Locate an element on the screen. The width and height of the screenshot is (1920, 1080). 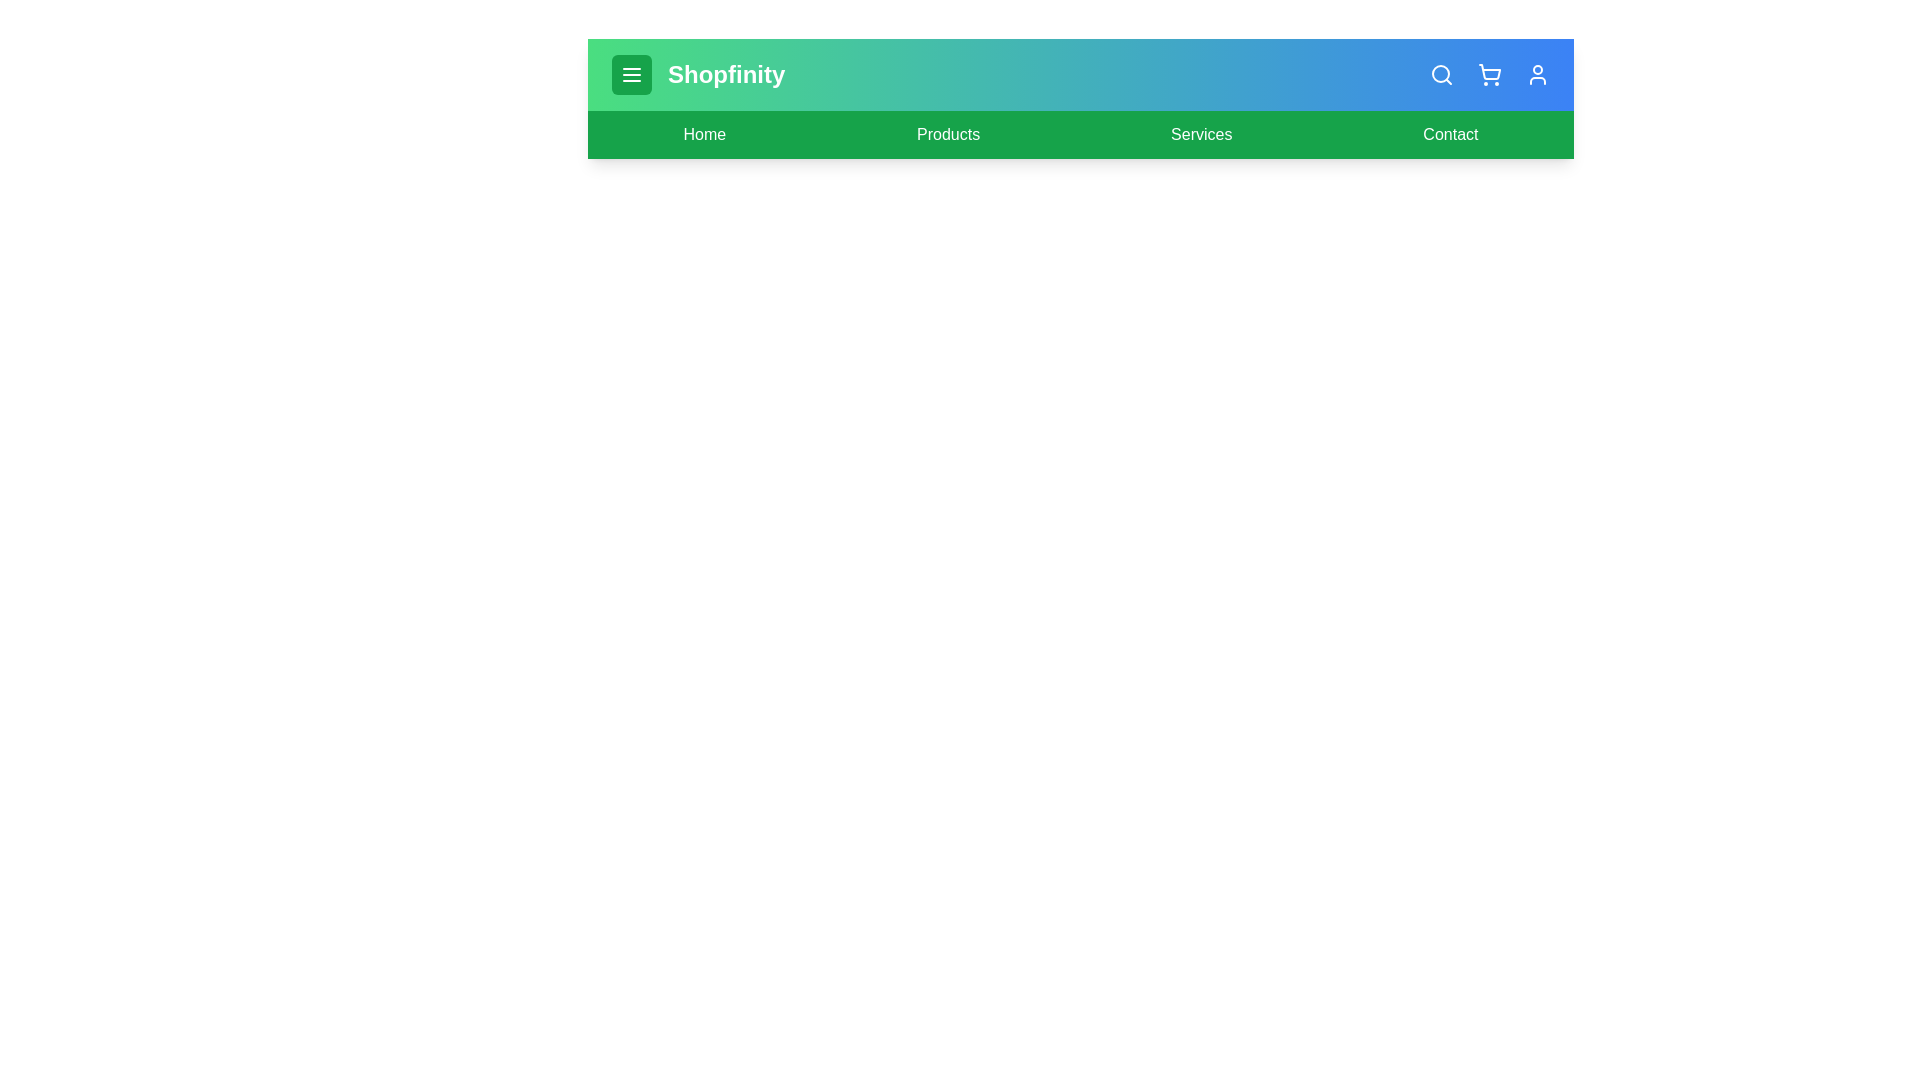
the 'Services' link in the navigation bar is located at coordinates (1200, 135).